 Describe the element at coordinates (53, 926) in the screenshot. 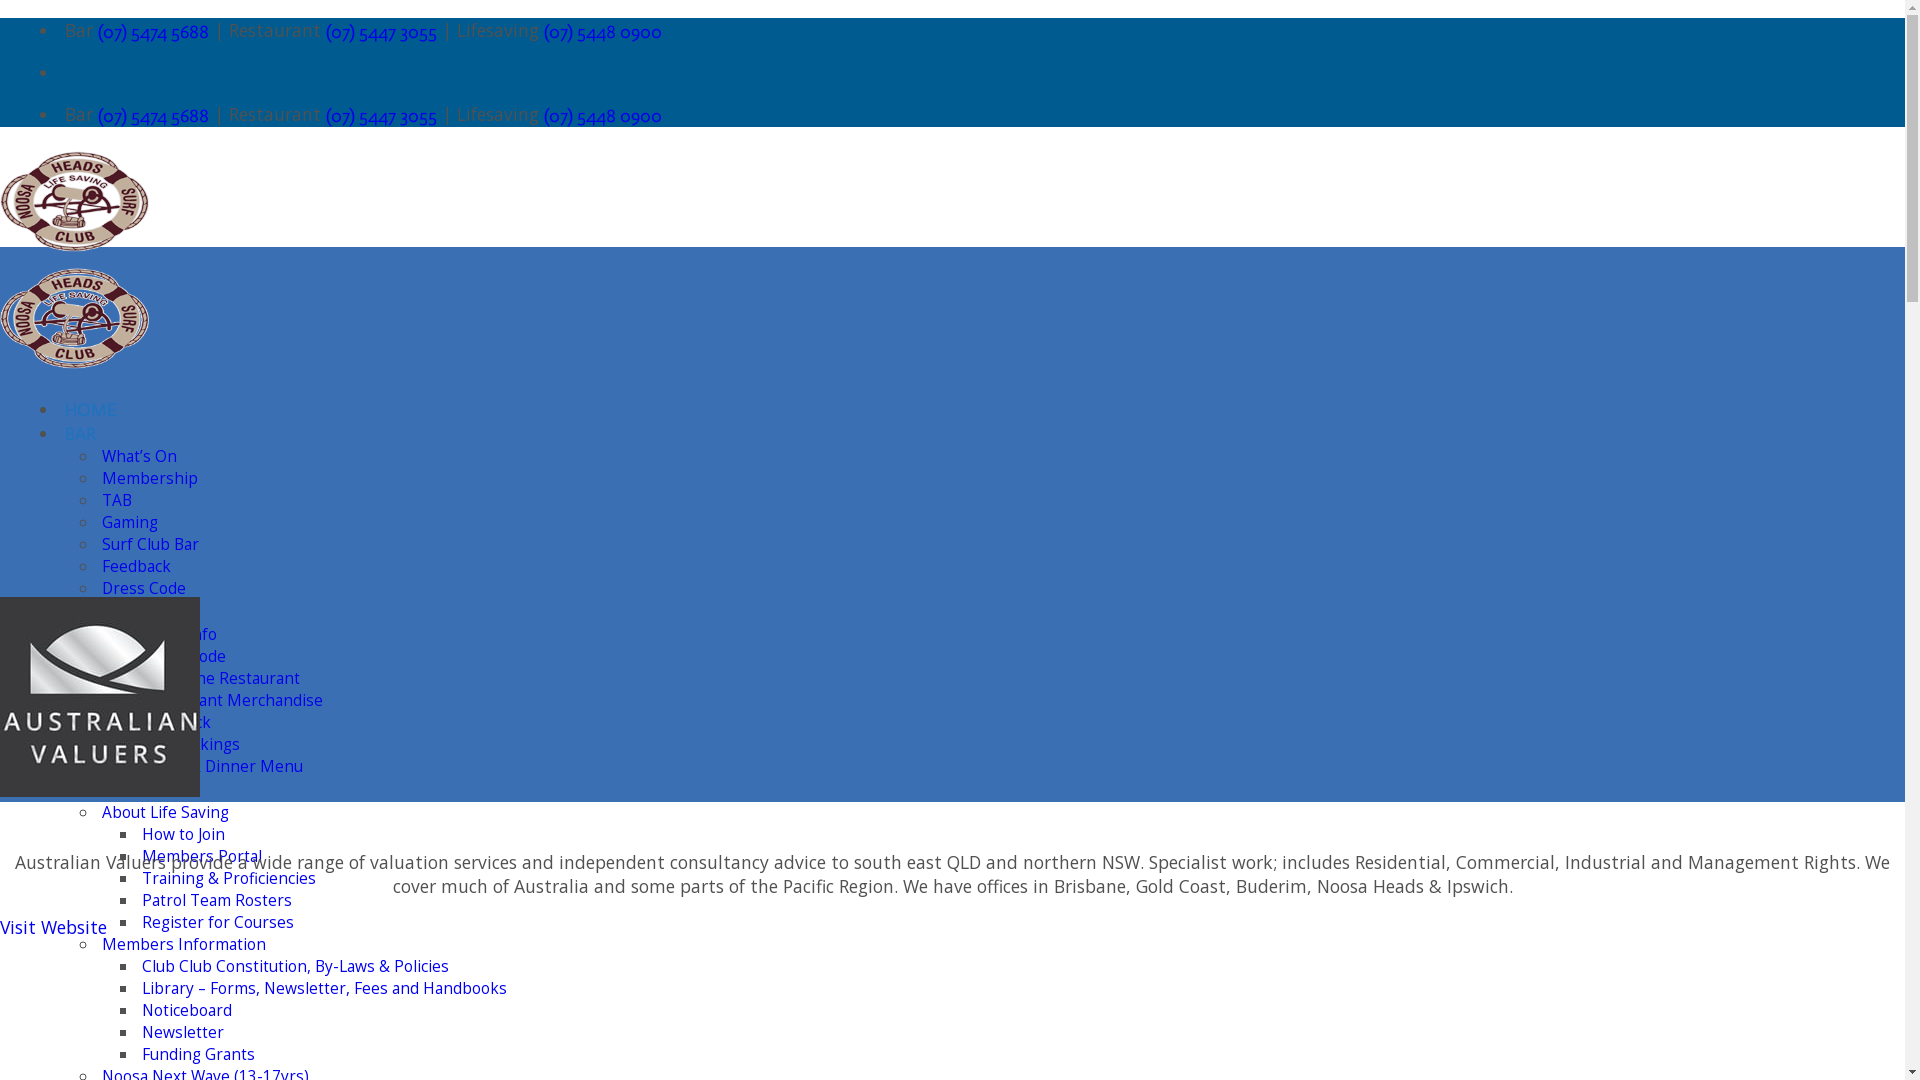

I see `'Visit Website'` at that location.